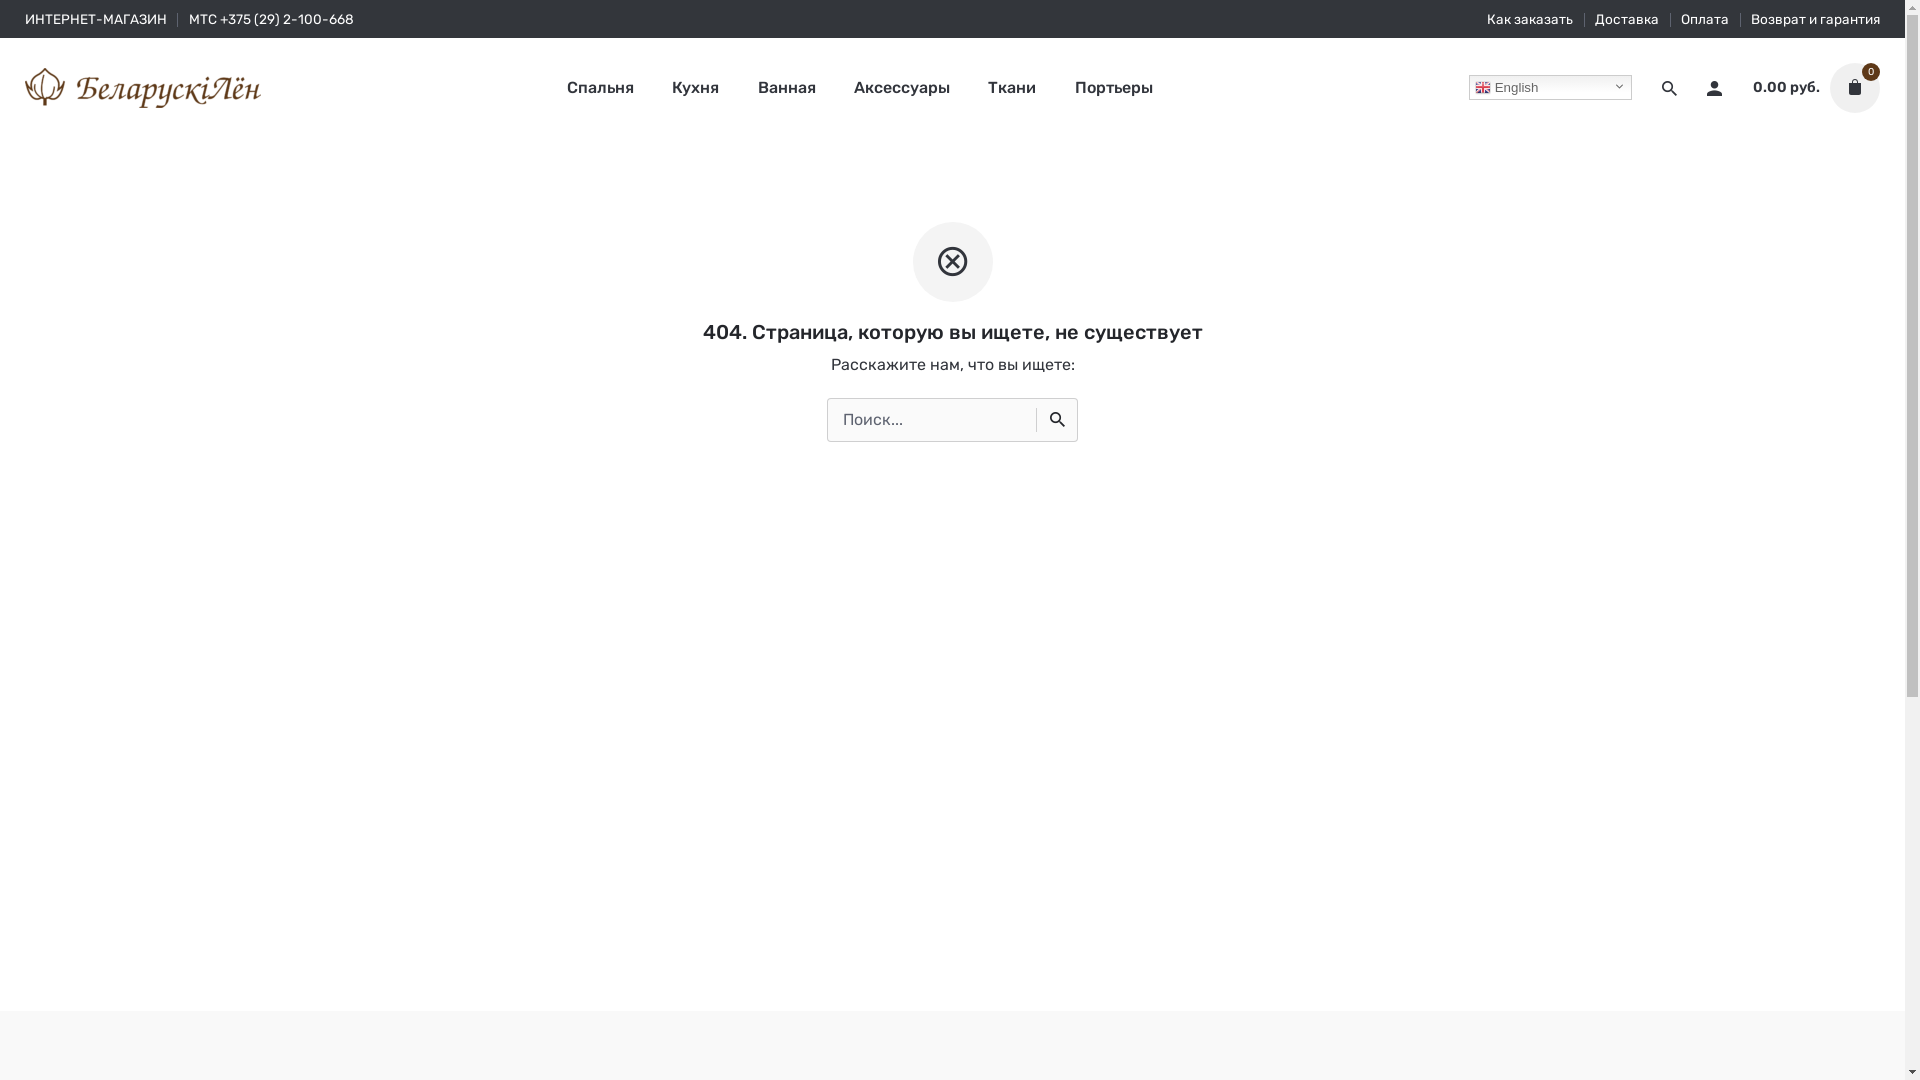  I want to click on 'English', so click(1468, 86).